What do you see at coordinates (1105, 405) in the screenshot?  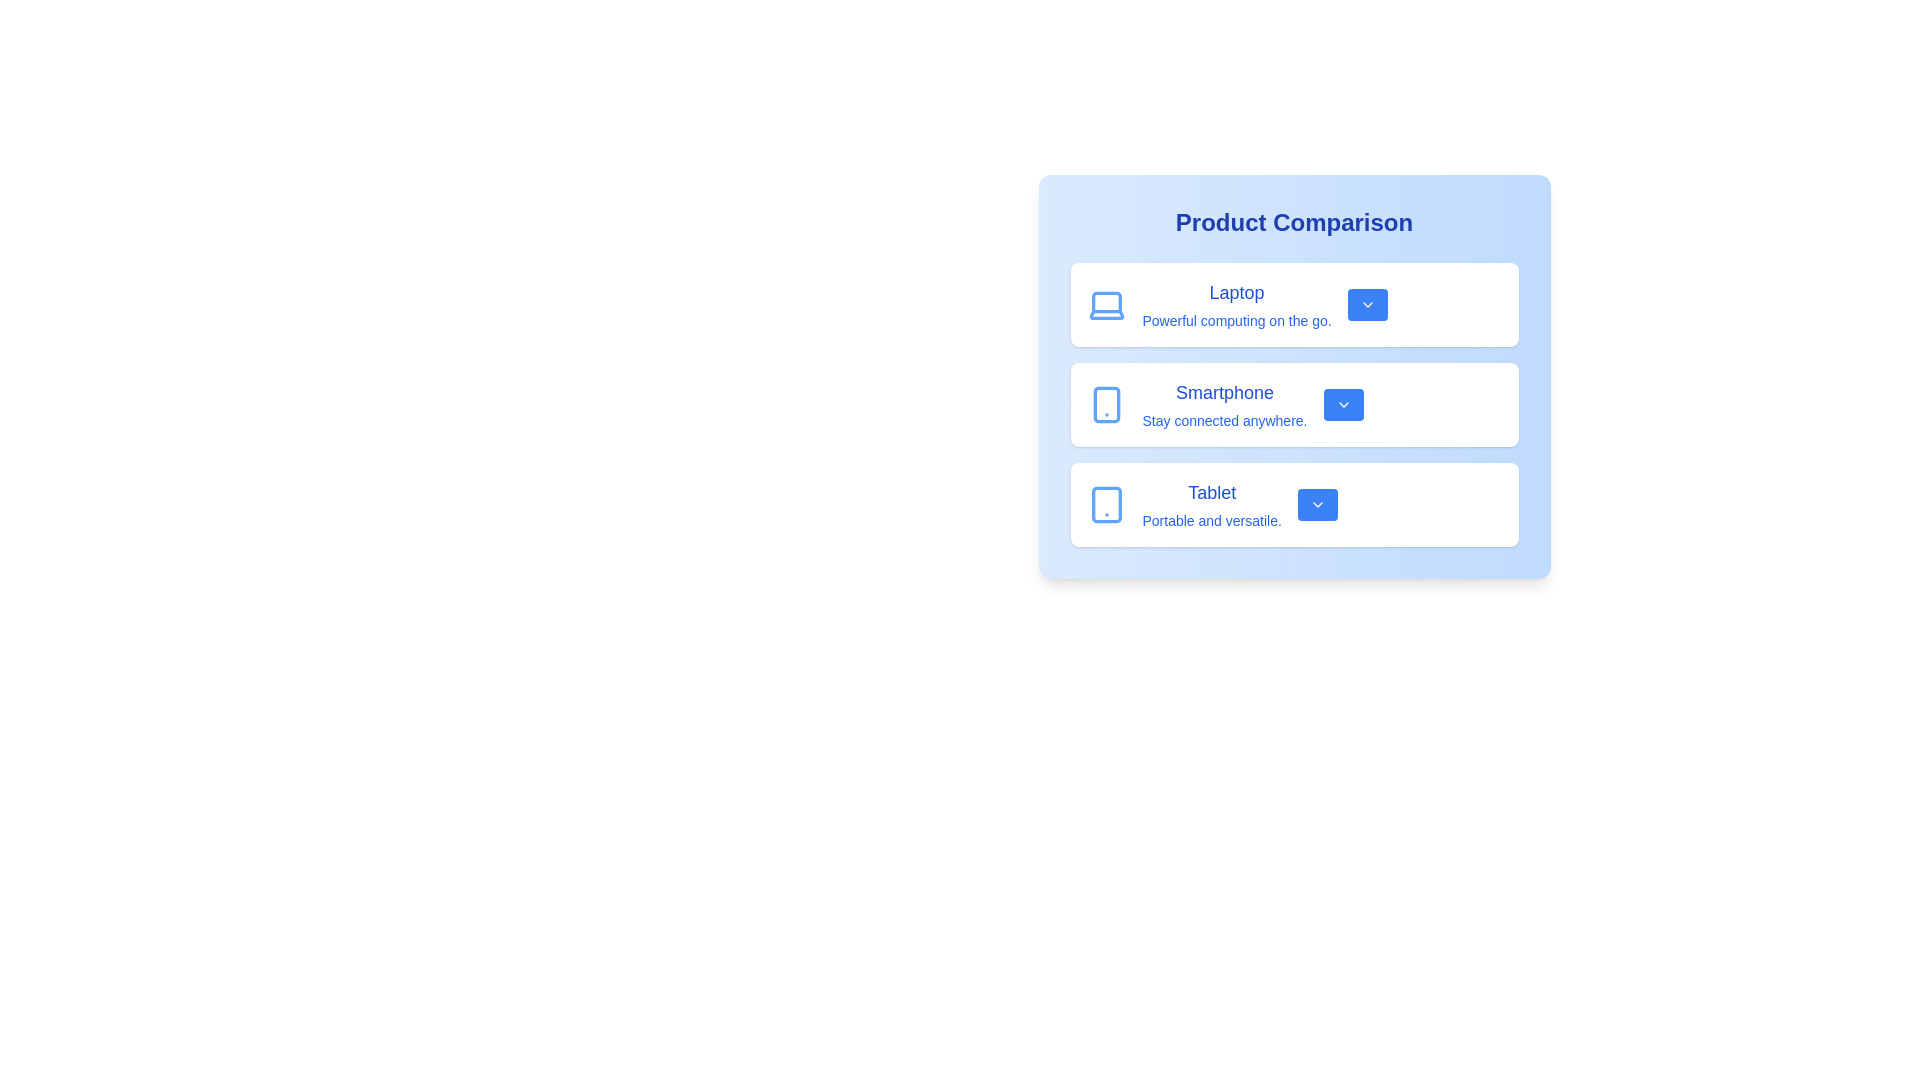 I see `the product icon for Smartphone` at bounding box center [1105, 405].